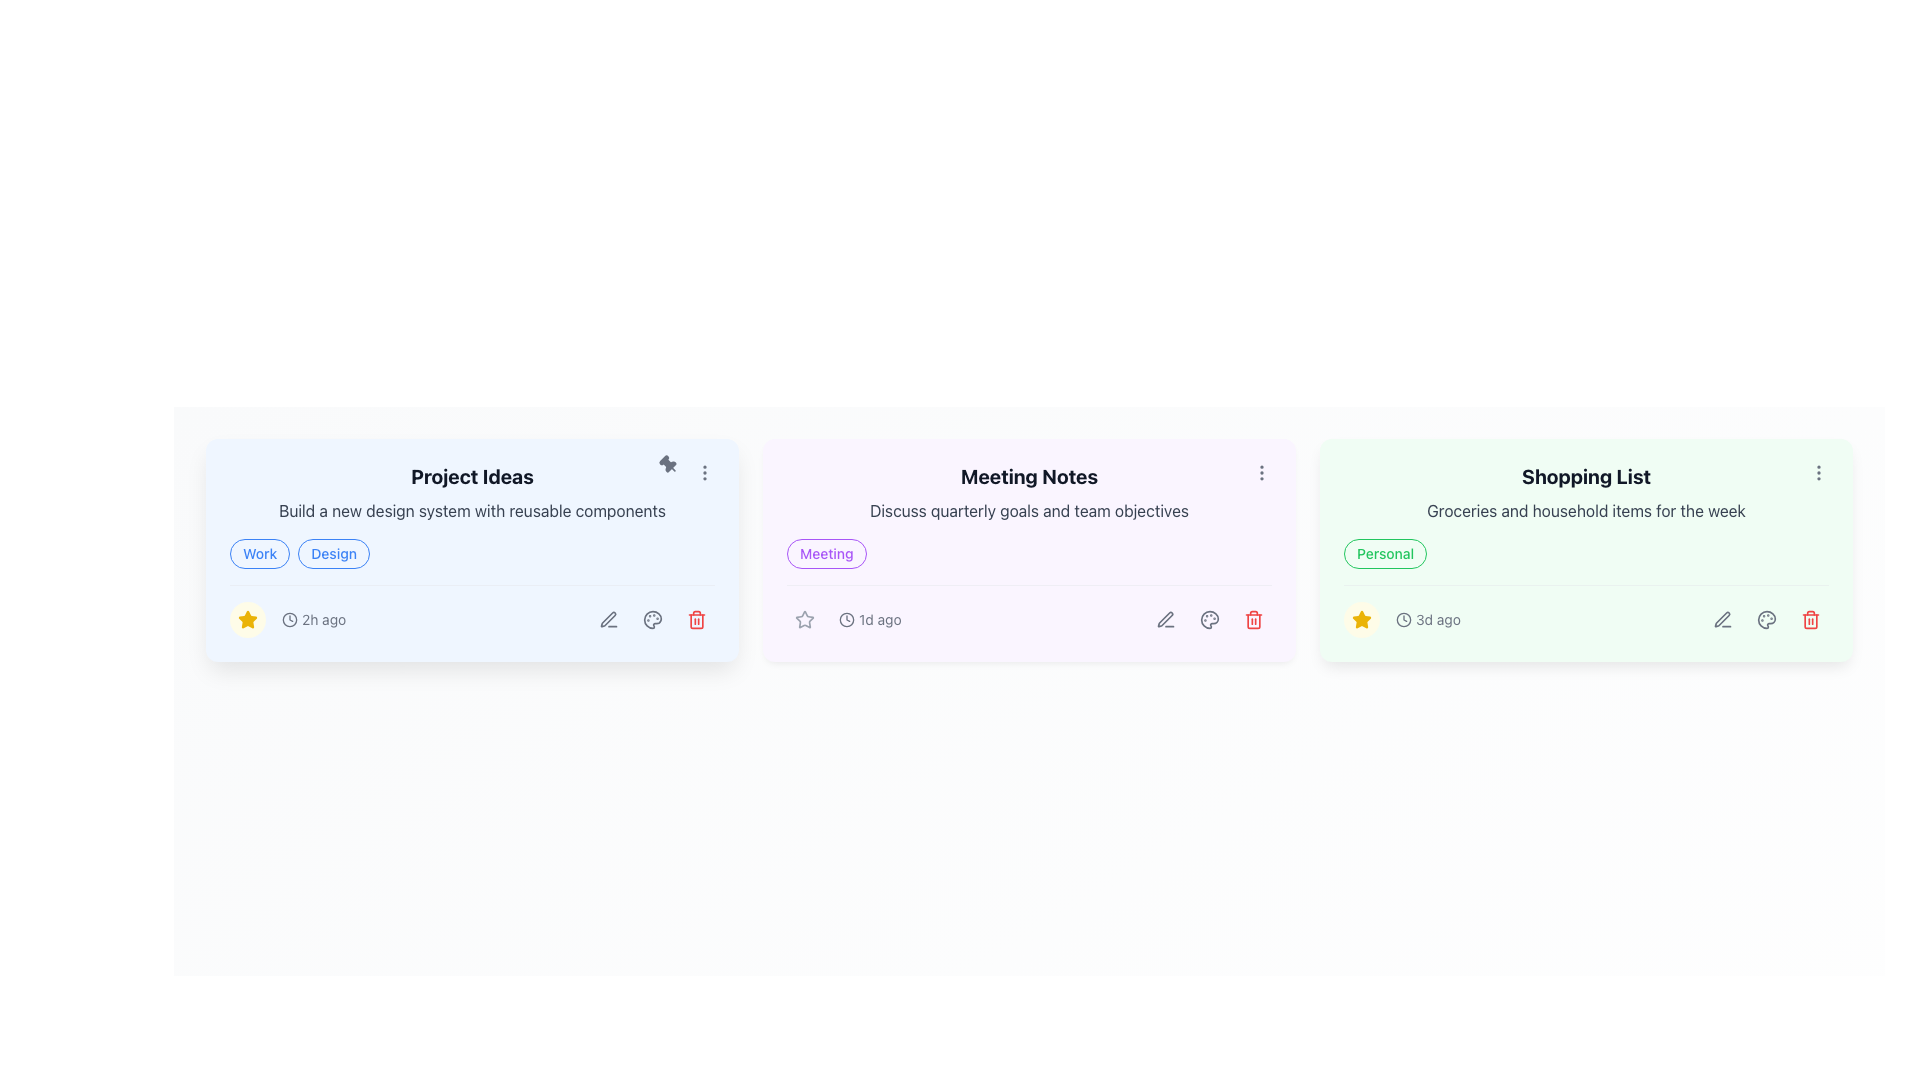 The image size is (1920, 1080). Describe the element at coordinates (1810, 619) in the screenshot. I see `the deletion button located at the bottom-right of the 'Shopping List' card` at that location.